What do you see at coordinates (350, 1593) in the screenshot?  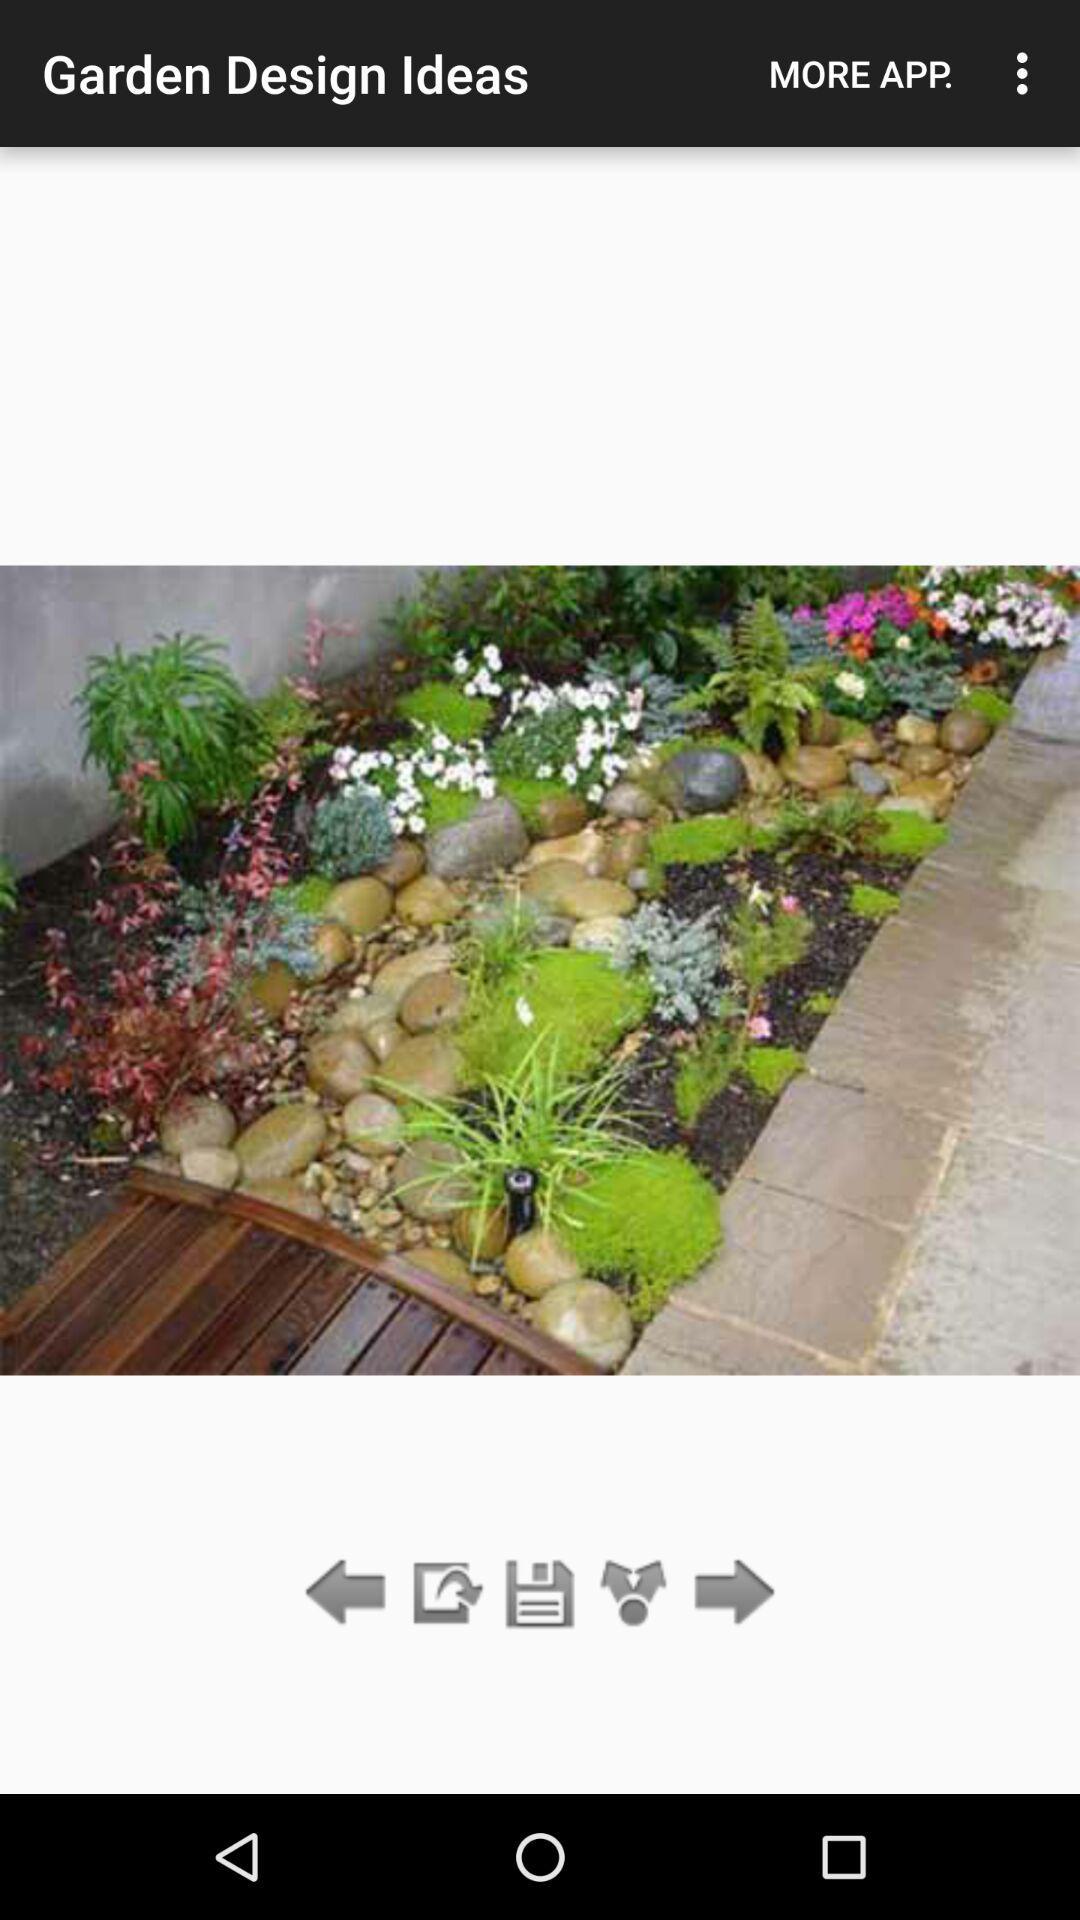 I see `shows previous option` at bounding box center [350, 1593].